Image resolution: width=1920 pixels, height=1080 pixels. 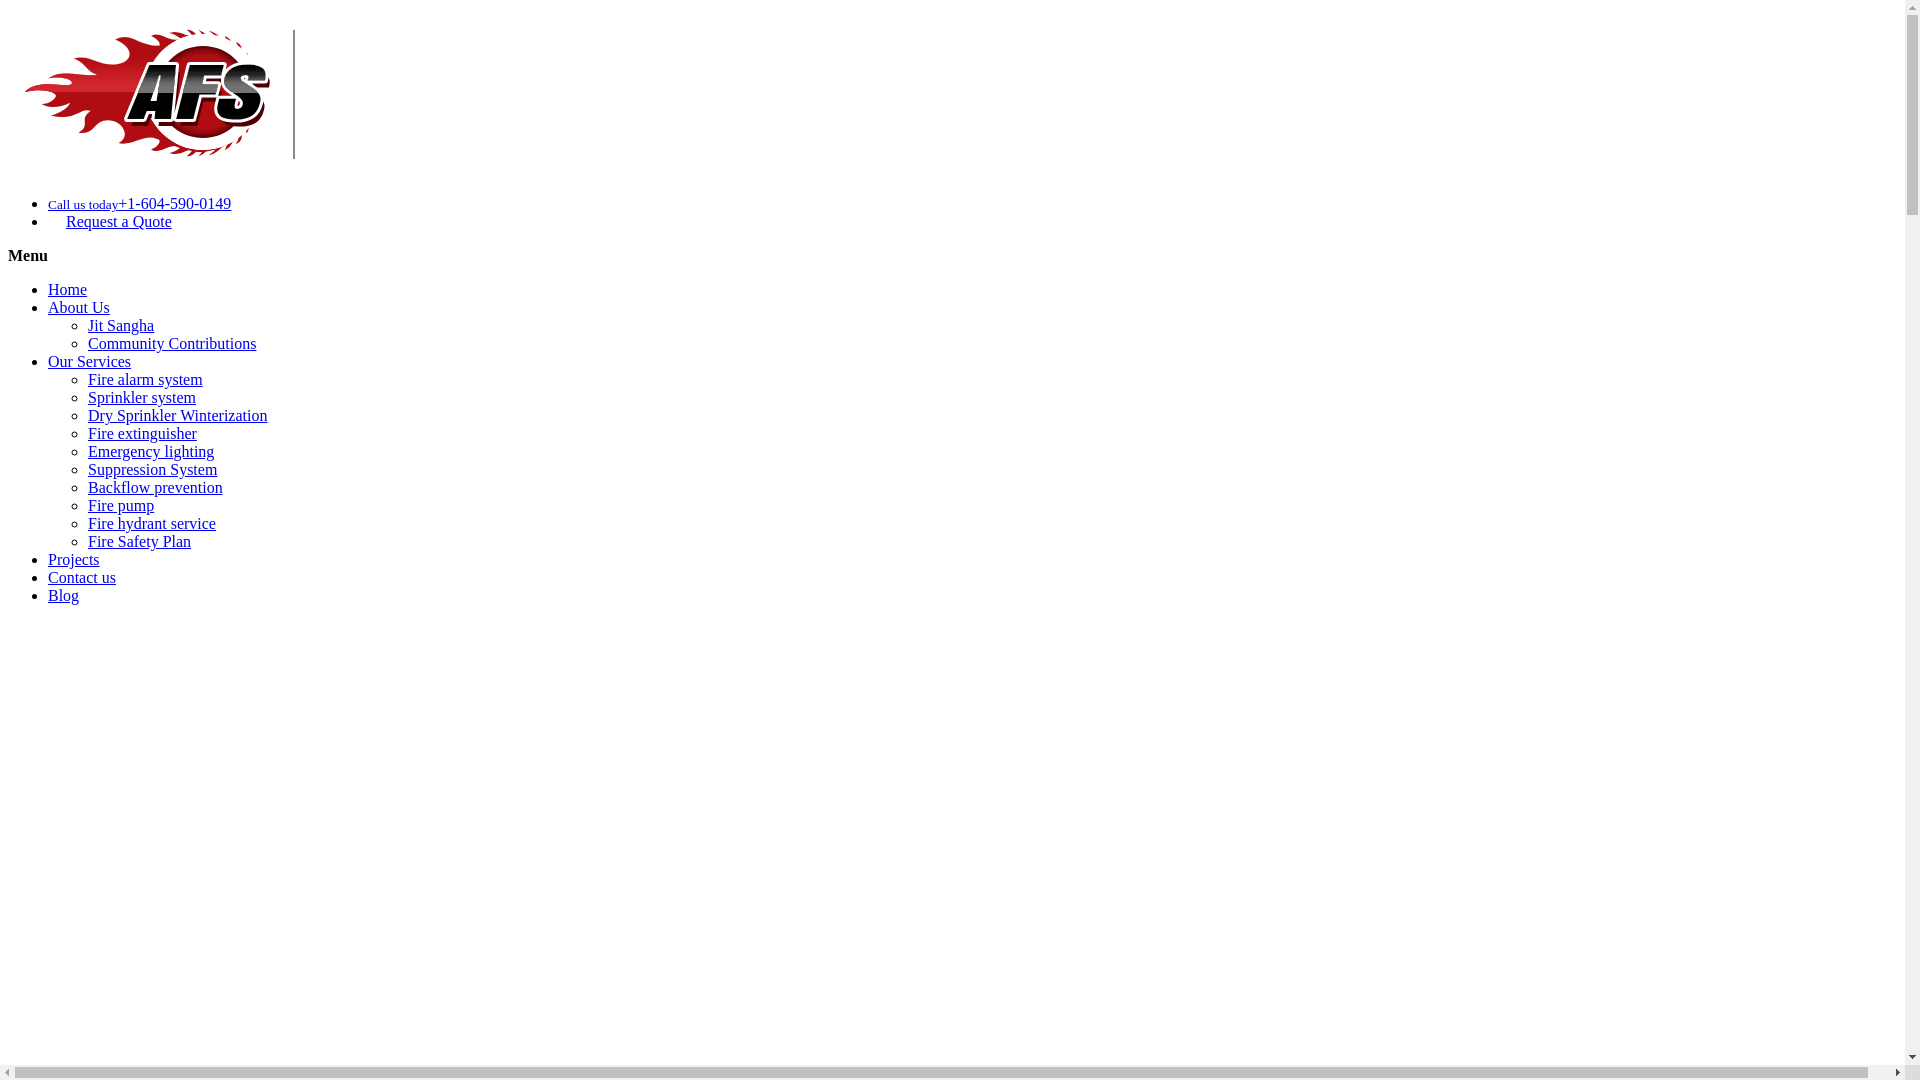 What do you see at coordinates (149, 451) in the screenshot?
I see `'Emergency lighting'` at bounding box center [149, 451].